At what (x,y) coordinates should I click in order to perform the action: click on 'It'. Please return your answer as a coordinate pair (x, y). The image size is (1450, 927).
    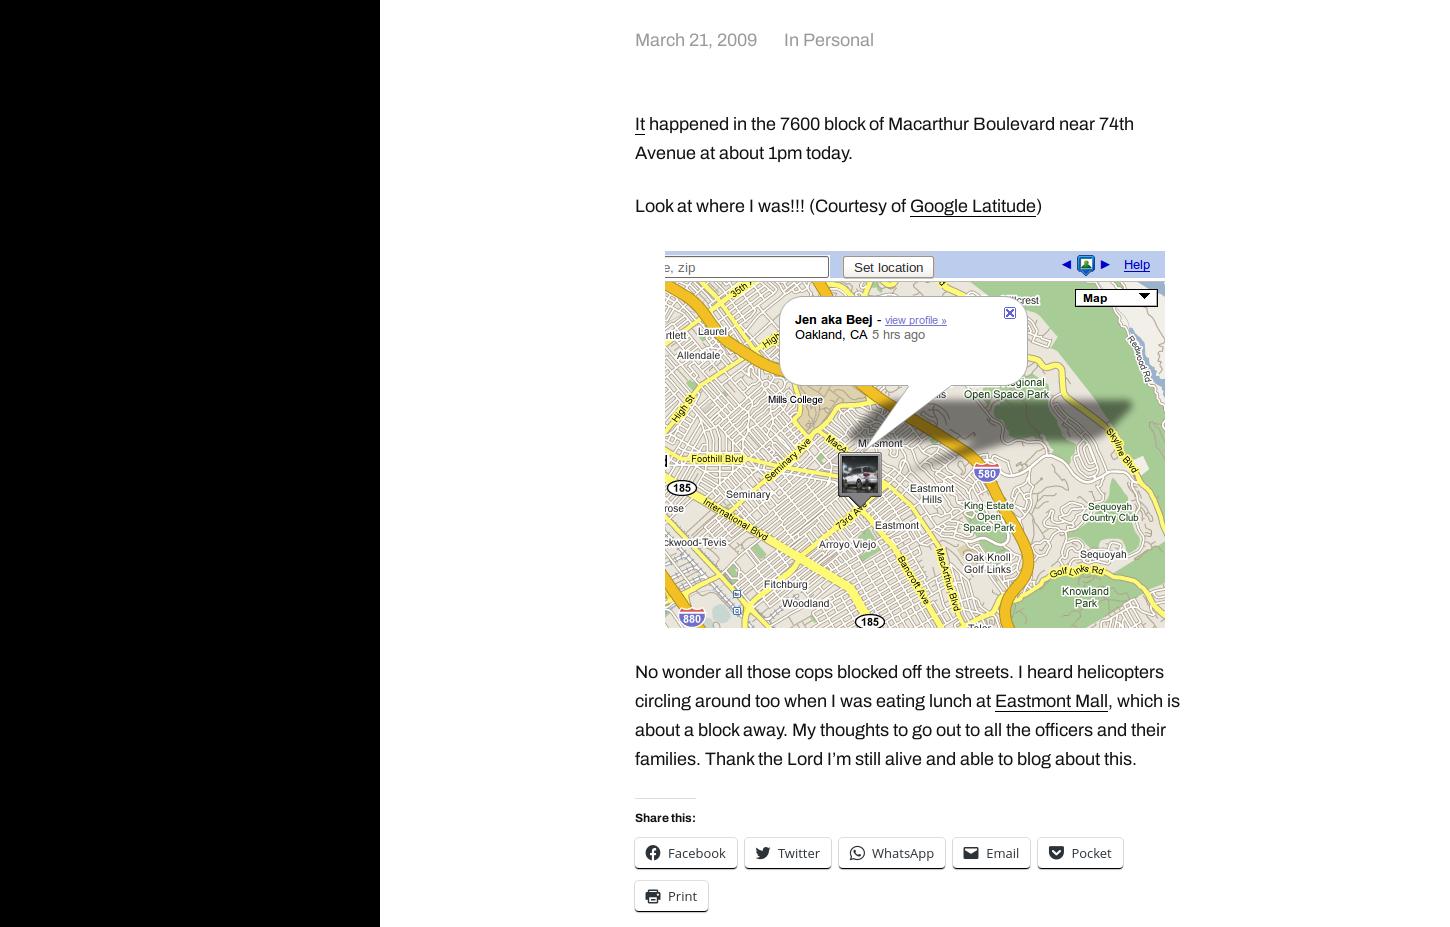
    Looking at the image, I should click on (639, 122).